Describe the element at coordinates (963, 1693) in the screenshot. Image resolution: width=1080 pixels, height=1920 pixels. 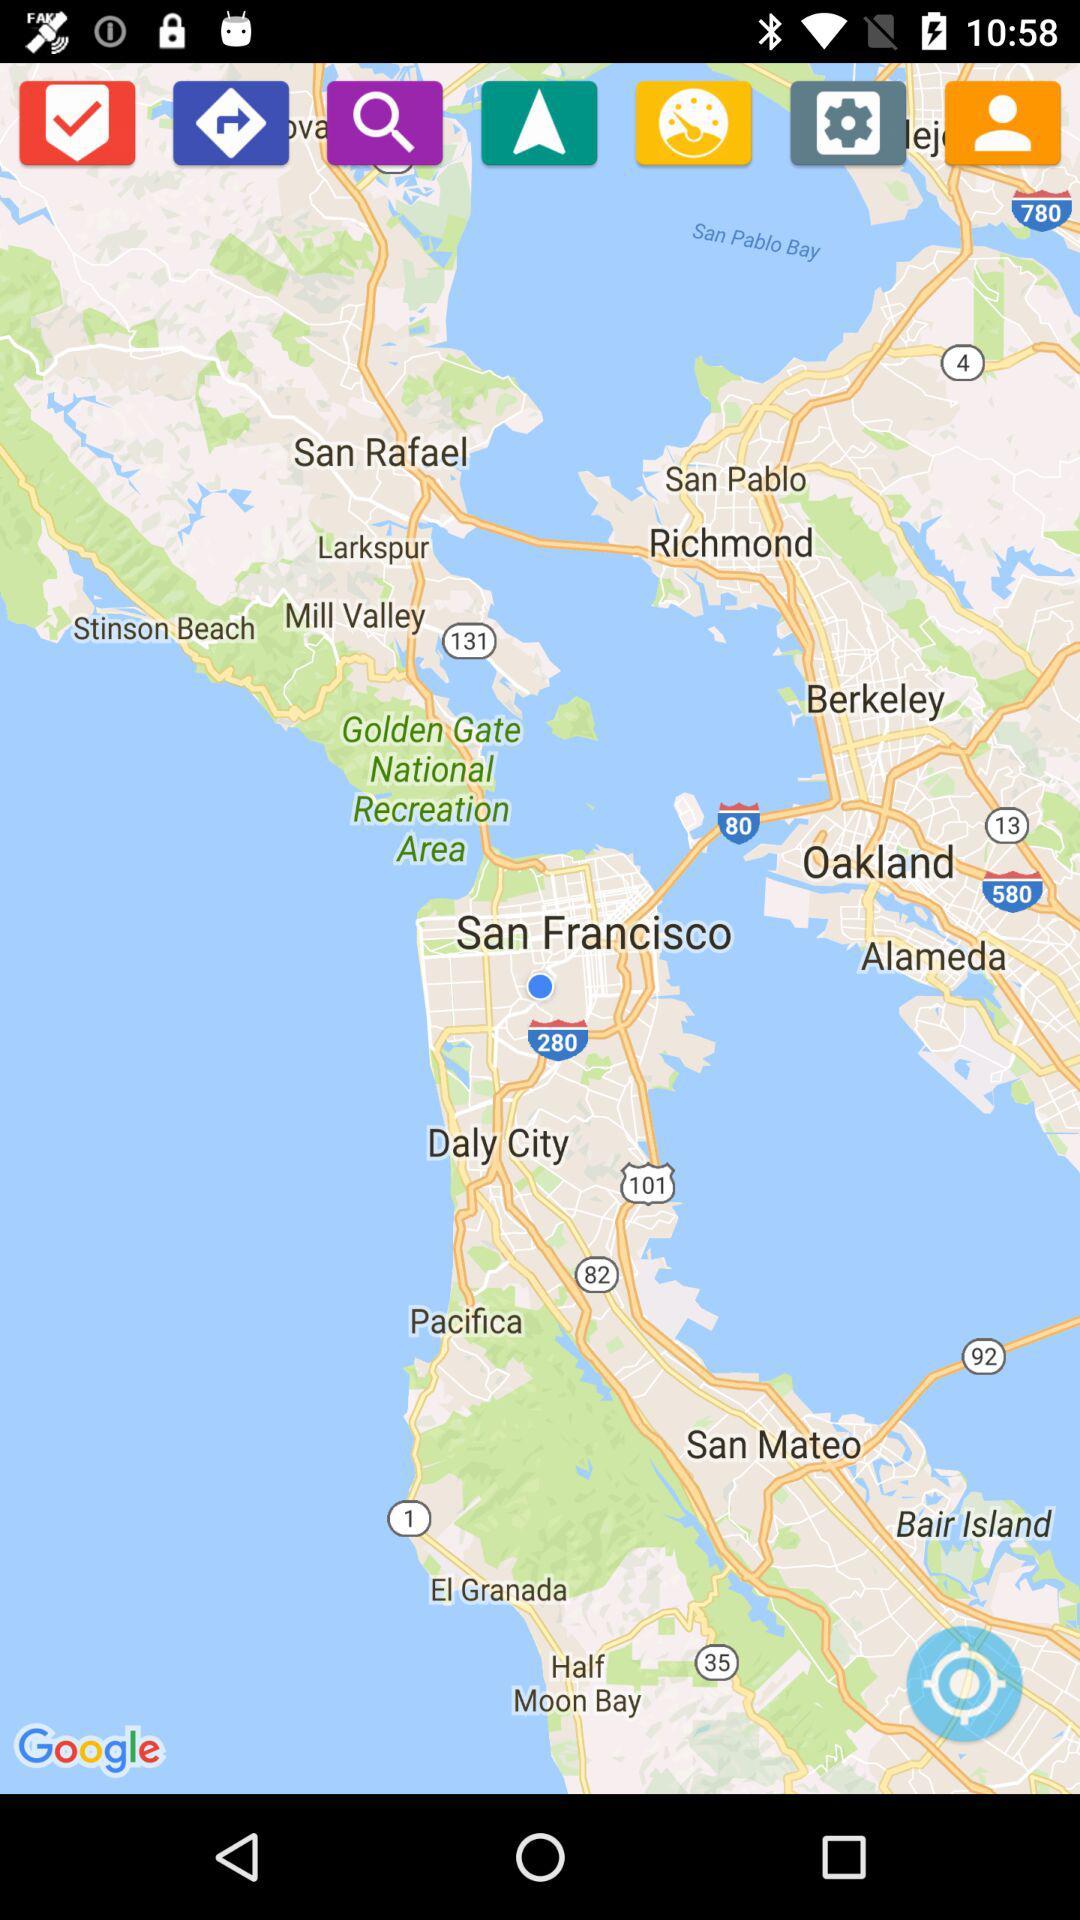
I see `the item at the bottom right corner` at that location.